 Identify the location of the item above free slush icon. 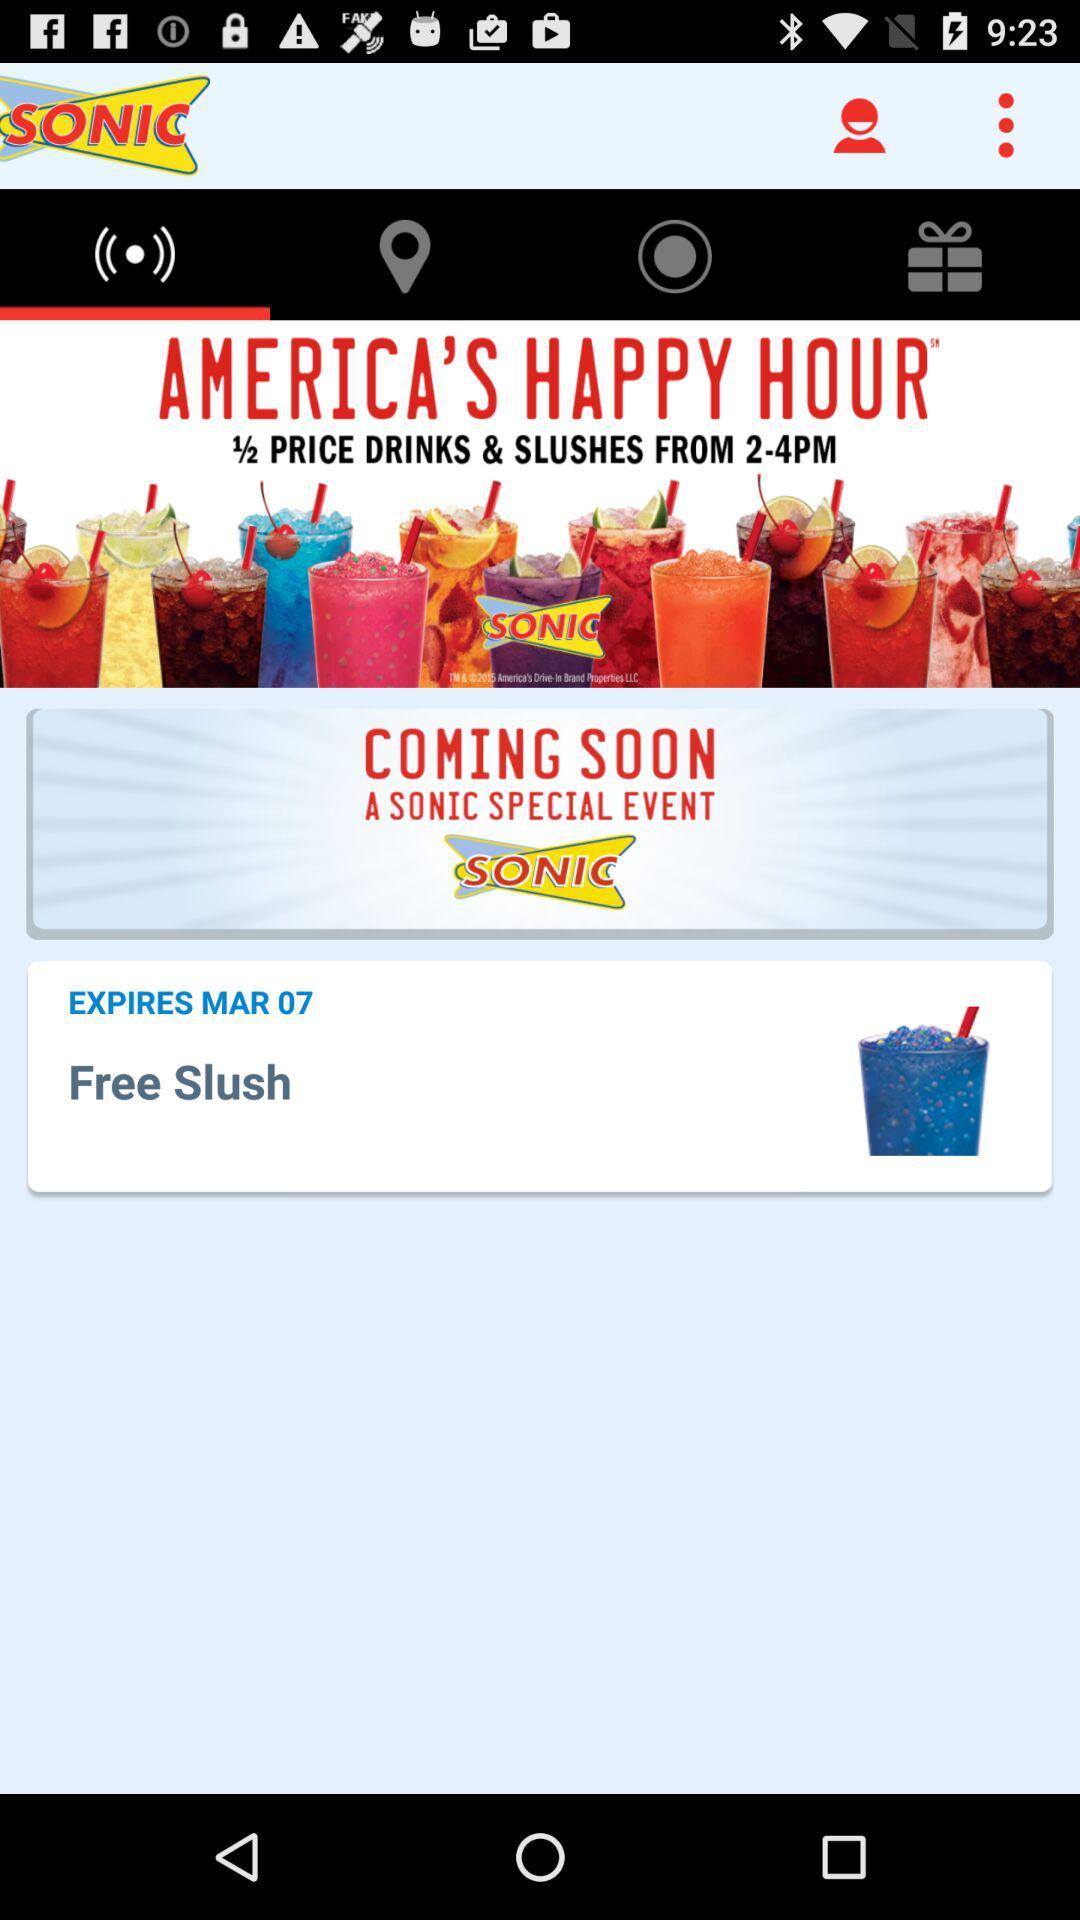
(190, 1001).